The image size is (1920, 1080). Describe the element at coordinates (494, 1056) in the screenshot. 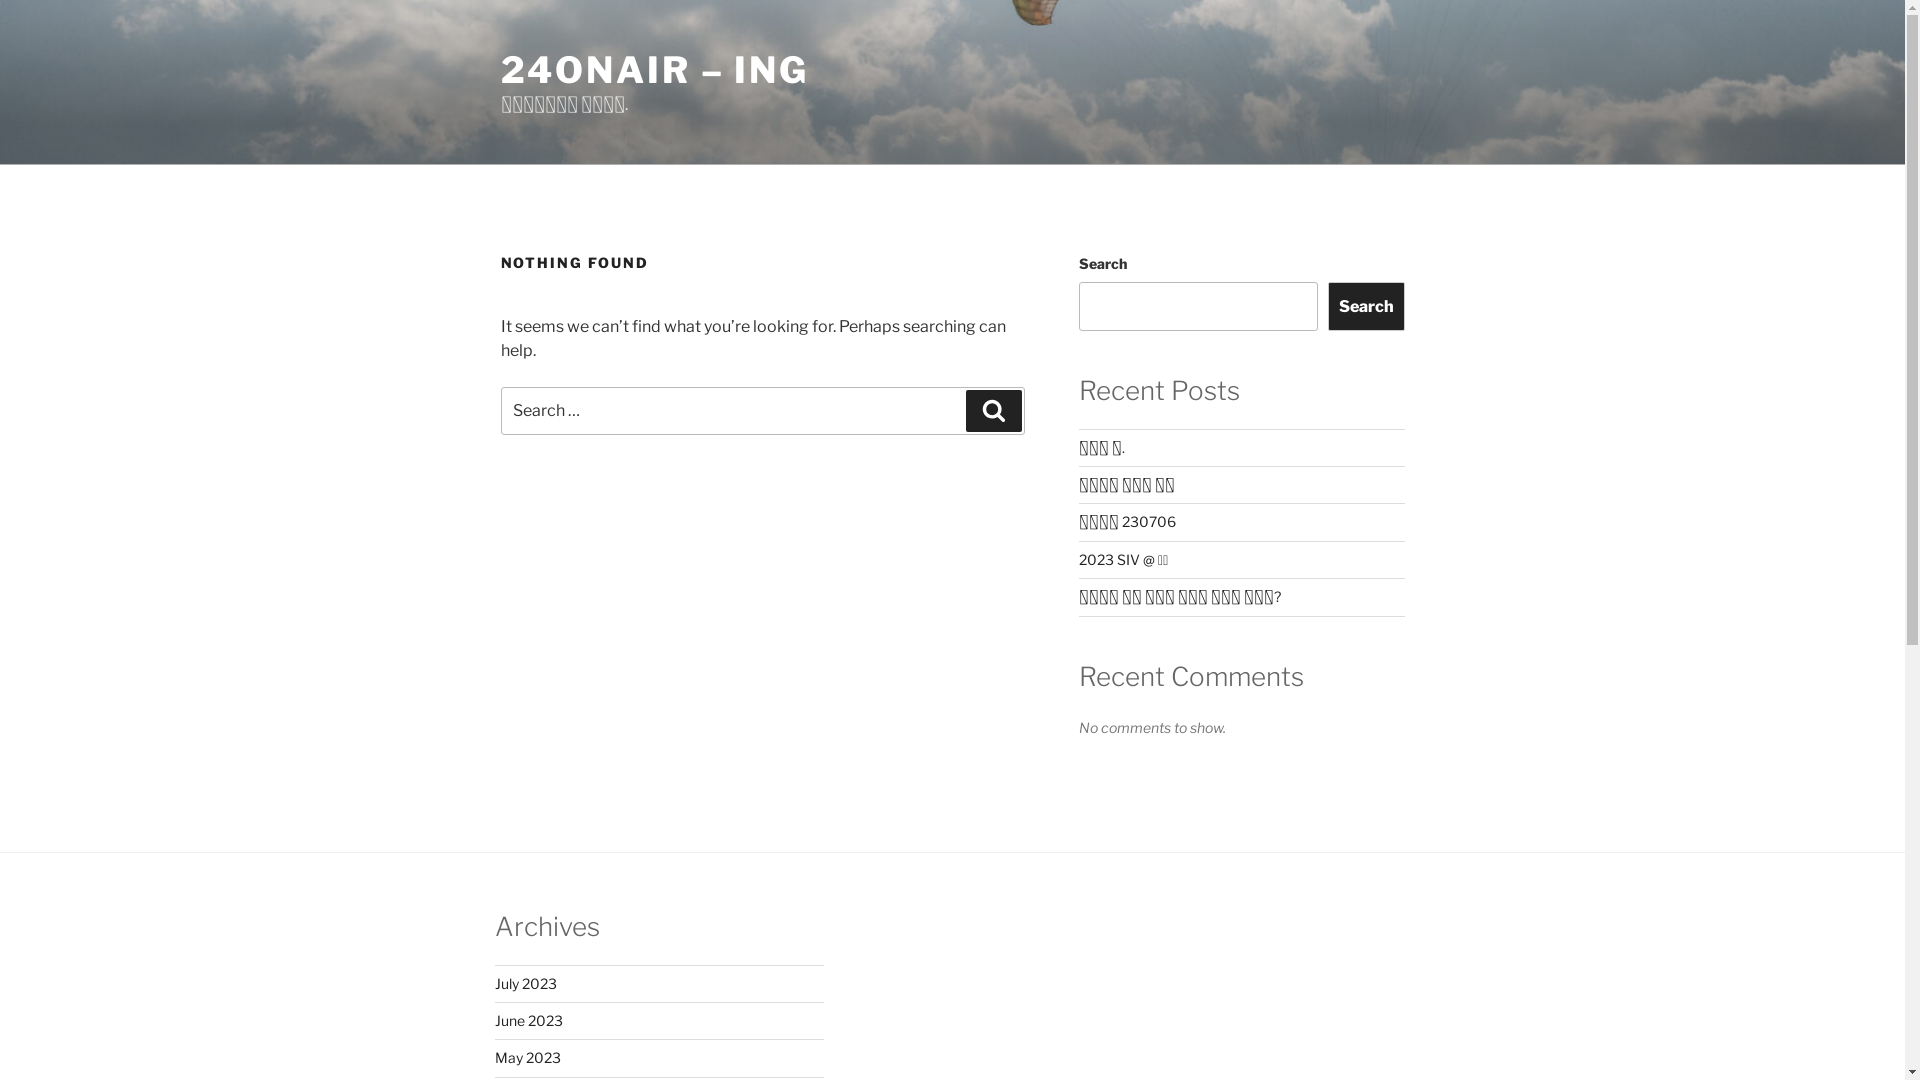

I see `'May 2023'` at that location.